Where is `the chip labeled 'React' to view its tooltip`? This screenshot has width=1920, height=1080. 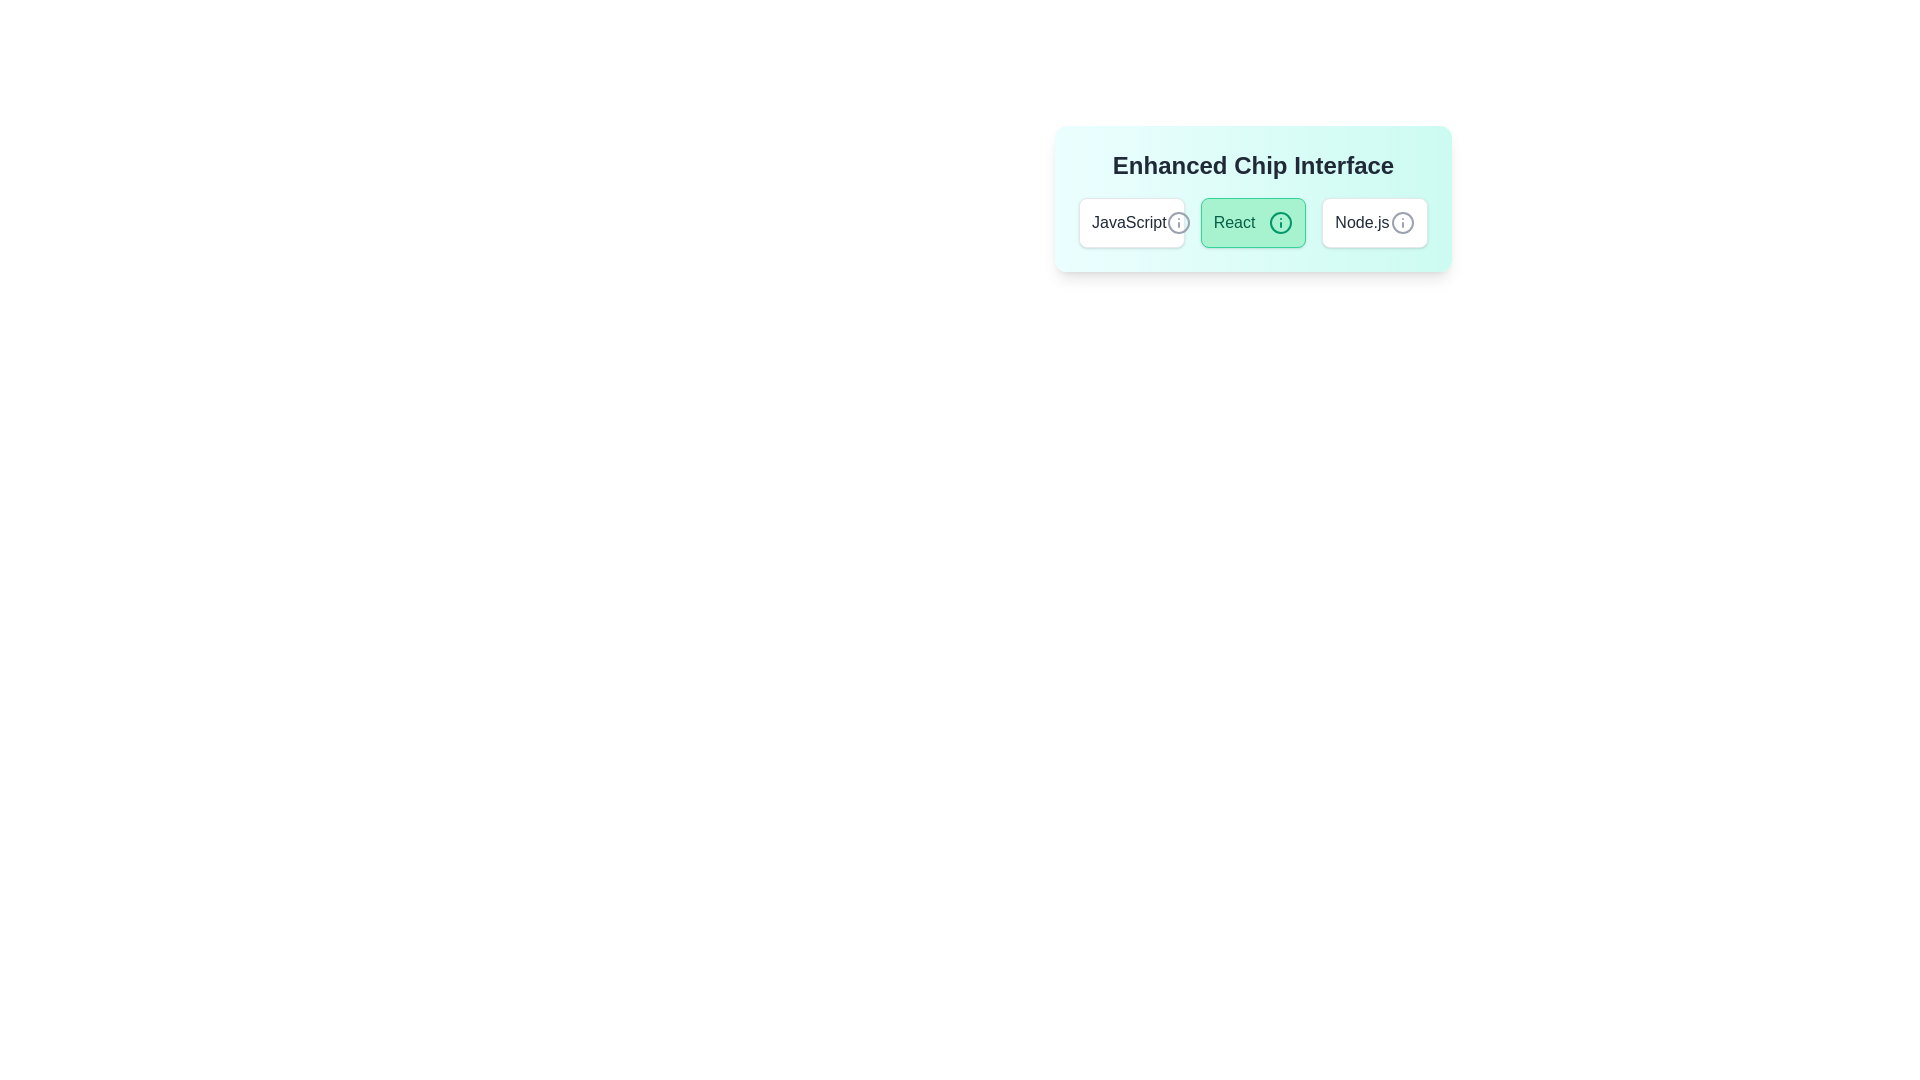
the chip labeled 'React' to view its tooltip is located at coordinates (1252, 223).